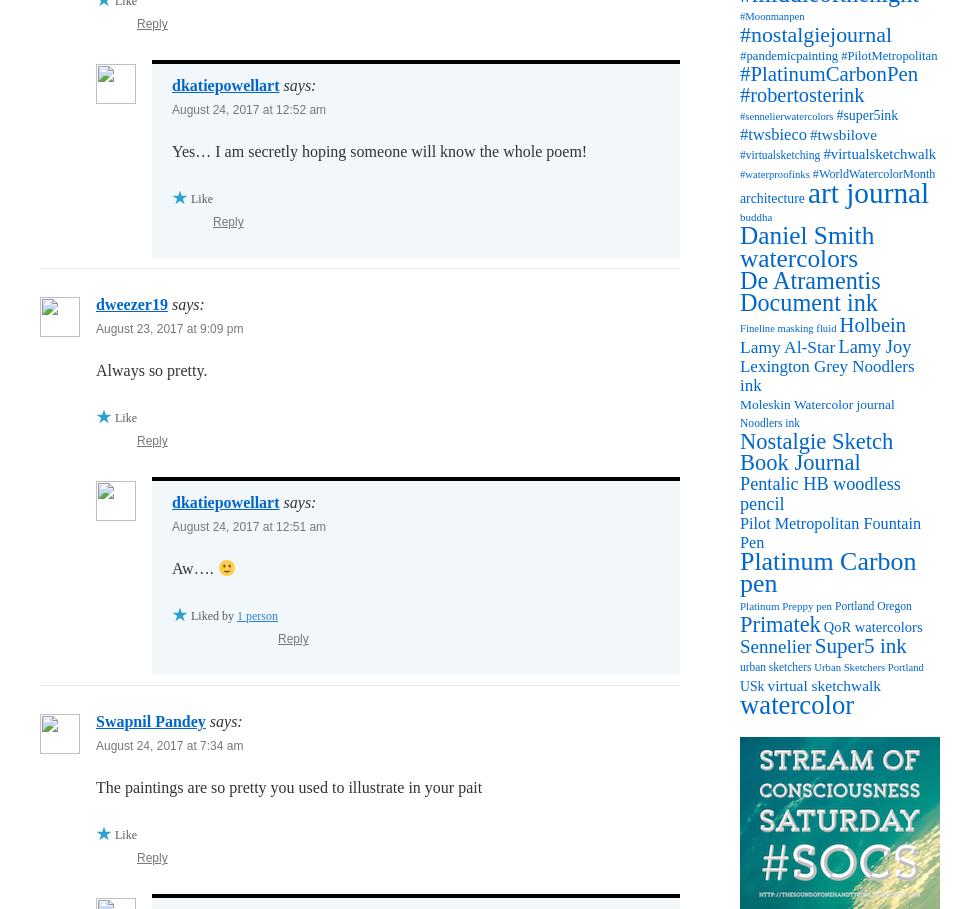  I want to click on 'Daniel Smith watercolors', so click(807, 246).